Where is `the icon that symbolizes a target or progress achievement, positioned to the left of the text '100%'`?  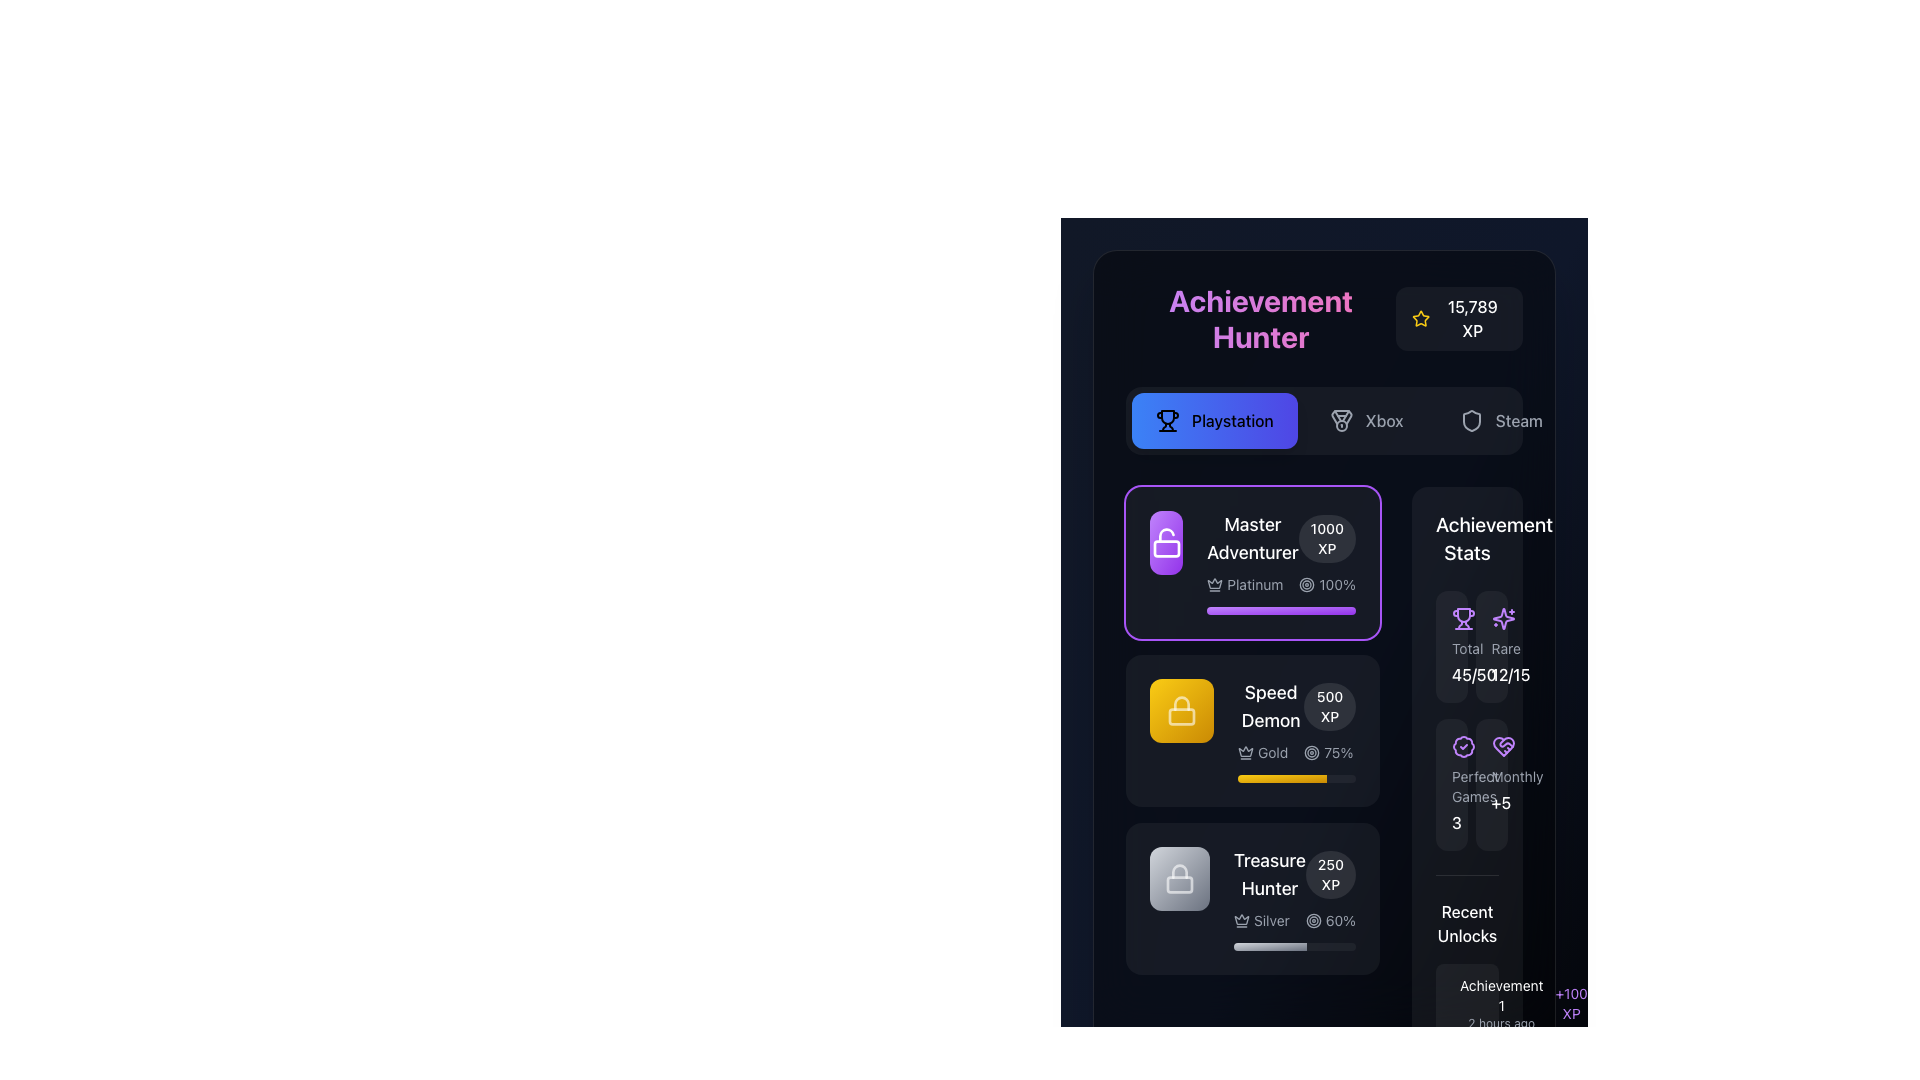
the icon that symbolizes a target or progress achievement, positioned to the left of the text '100%' is located at coordinates (1307, 585).